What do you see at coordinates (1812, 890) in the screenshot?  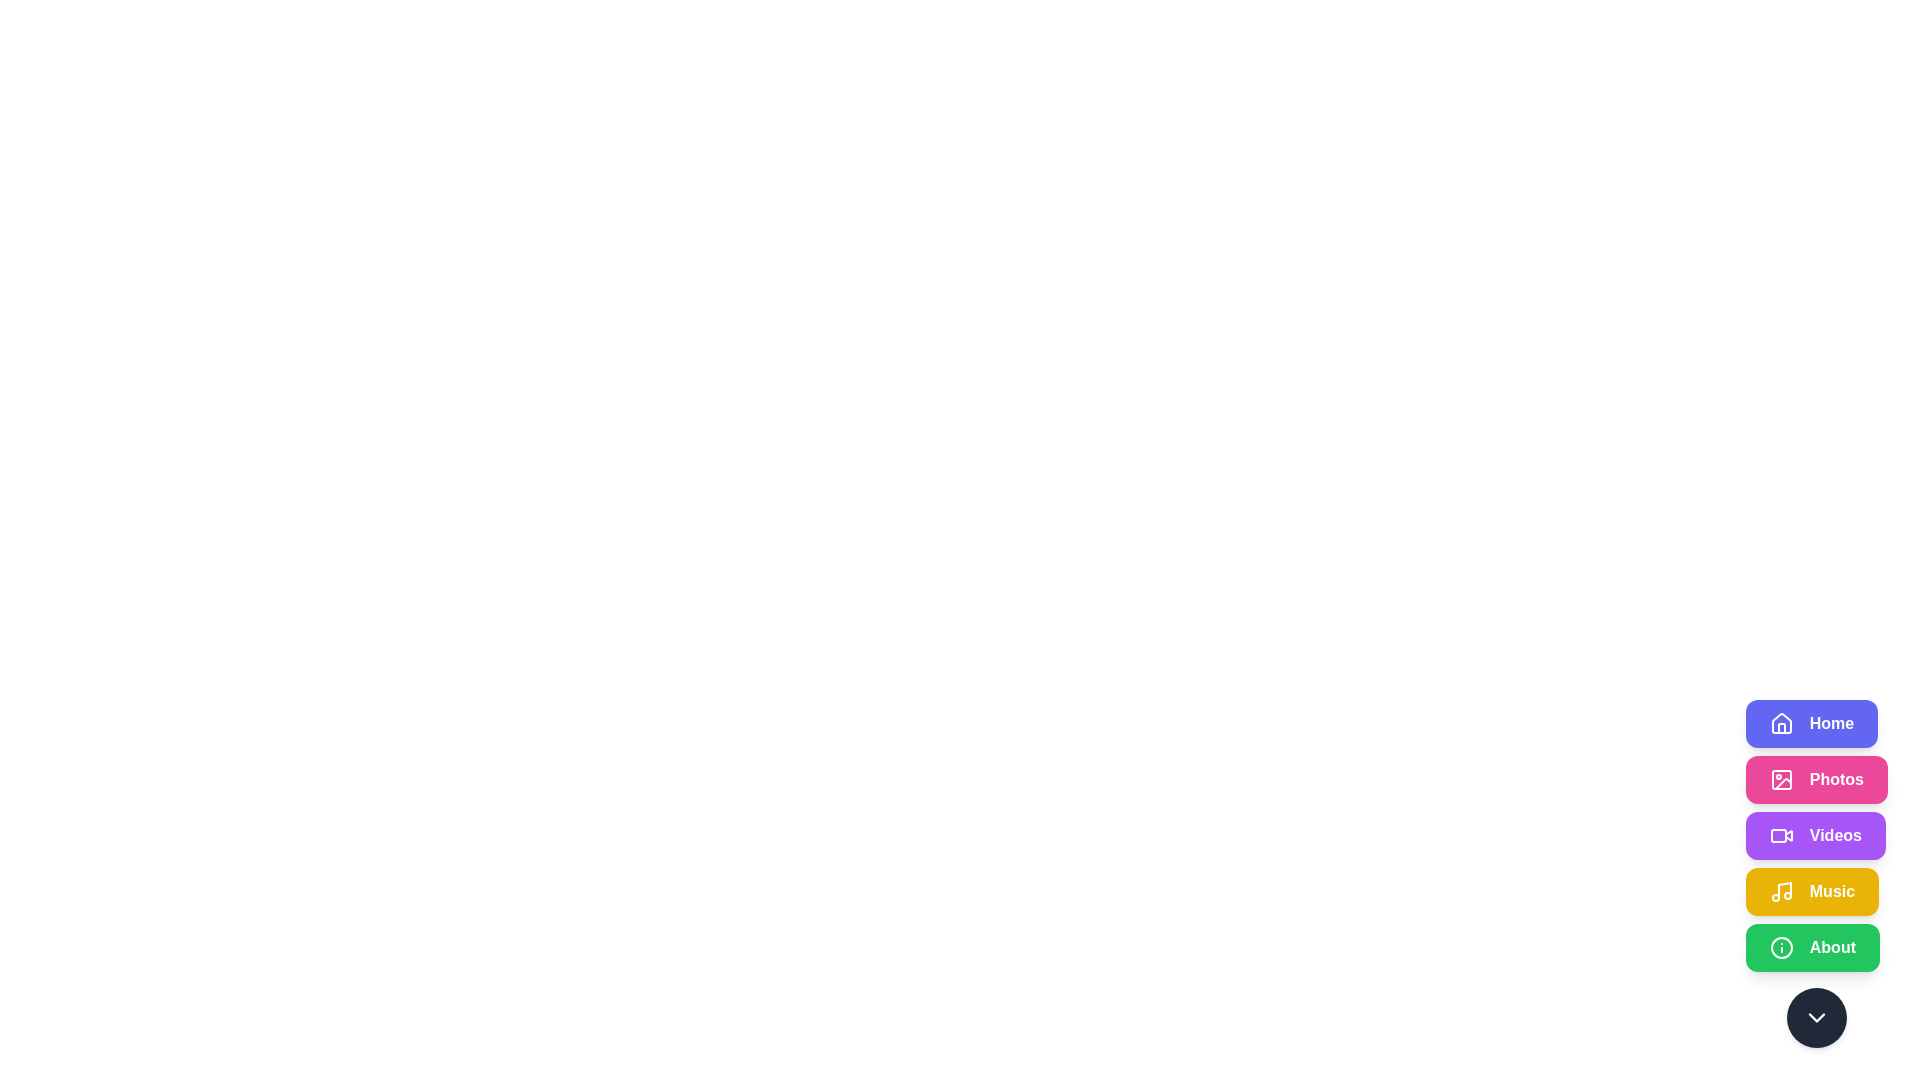 I see `the Music button to observe its hover effect` at bounding box center [1812, 890].